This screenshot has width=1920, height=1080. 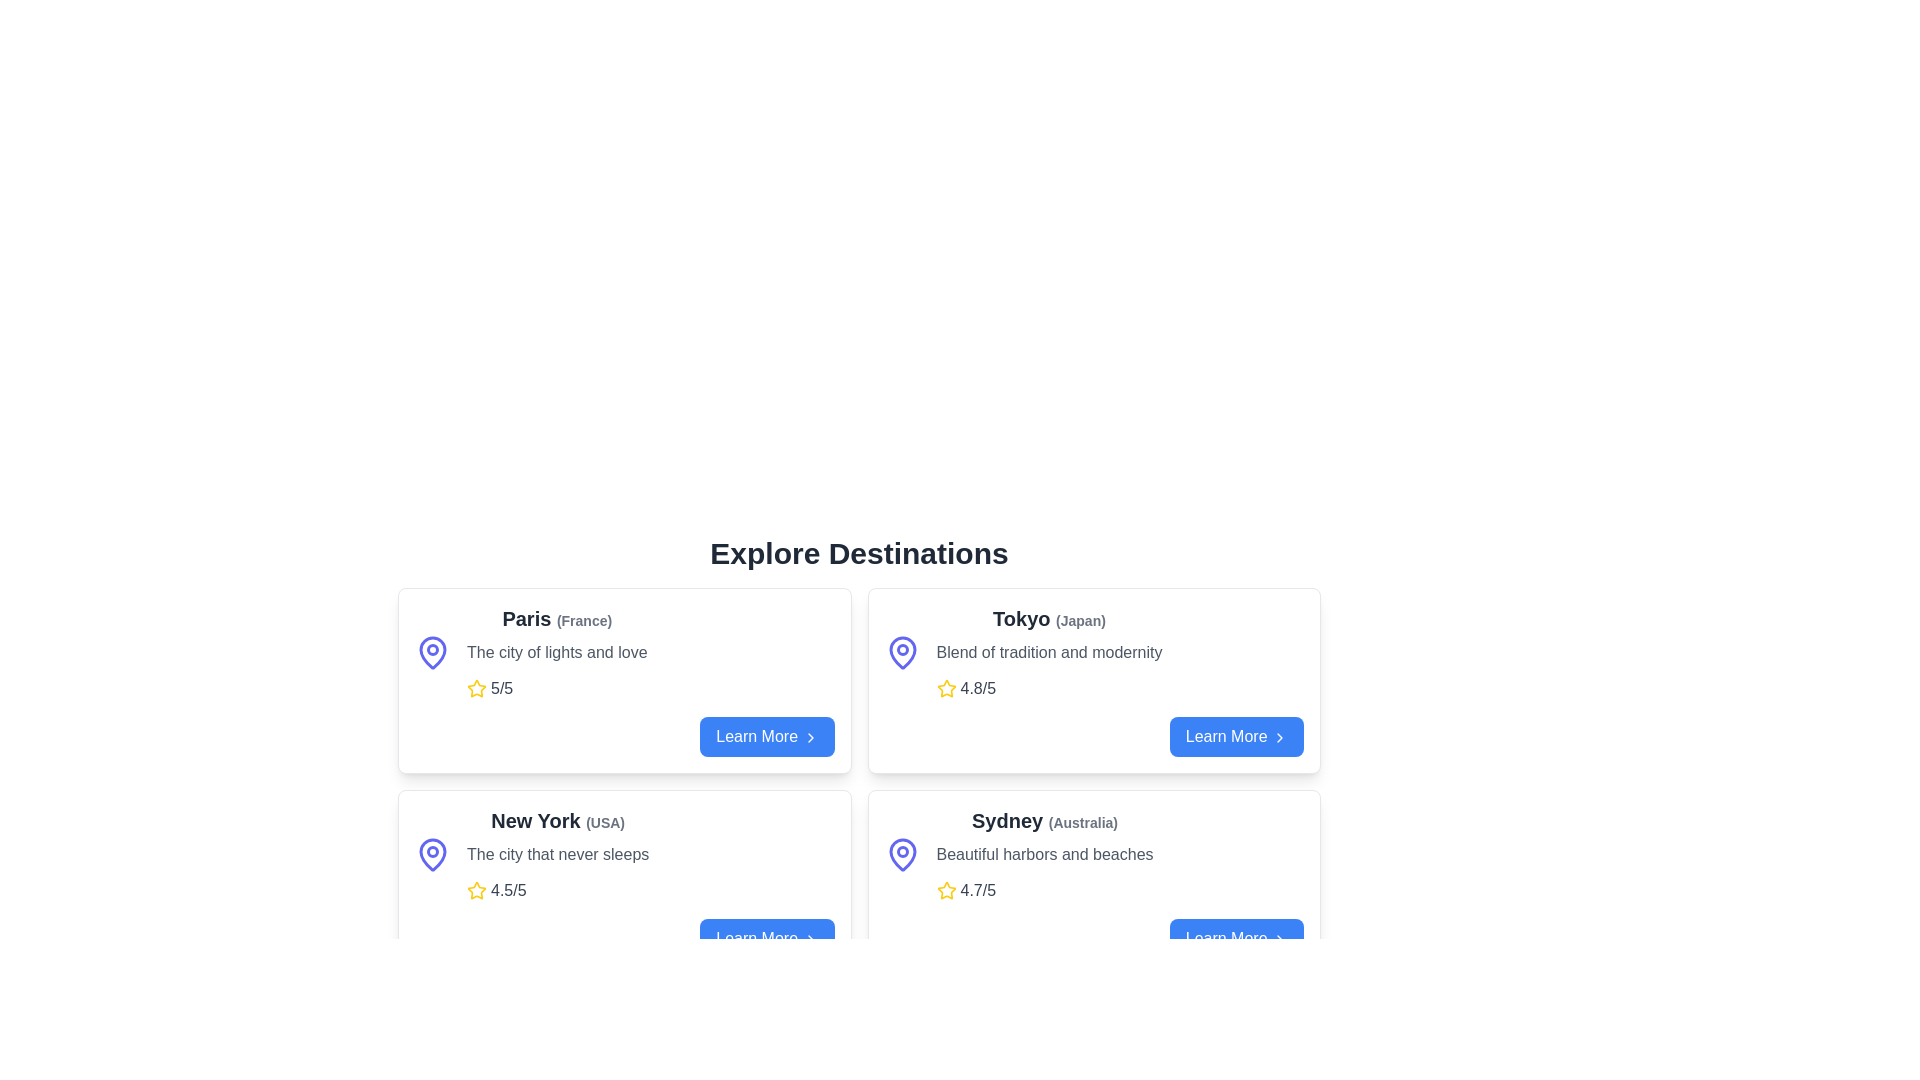 What do you see at coordinates (1044, 821) in the screenshot?
I see `the text label displaying 'Sydney (Australia)' which features 'Sydney' in bold and larger font, and '(Australia)' in smaller, lighter font, located in the second row and second column of the destination cards grid` at bounding box center [1044, 821].